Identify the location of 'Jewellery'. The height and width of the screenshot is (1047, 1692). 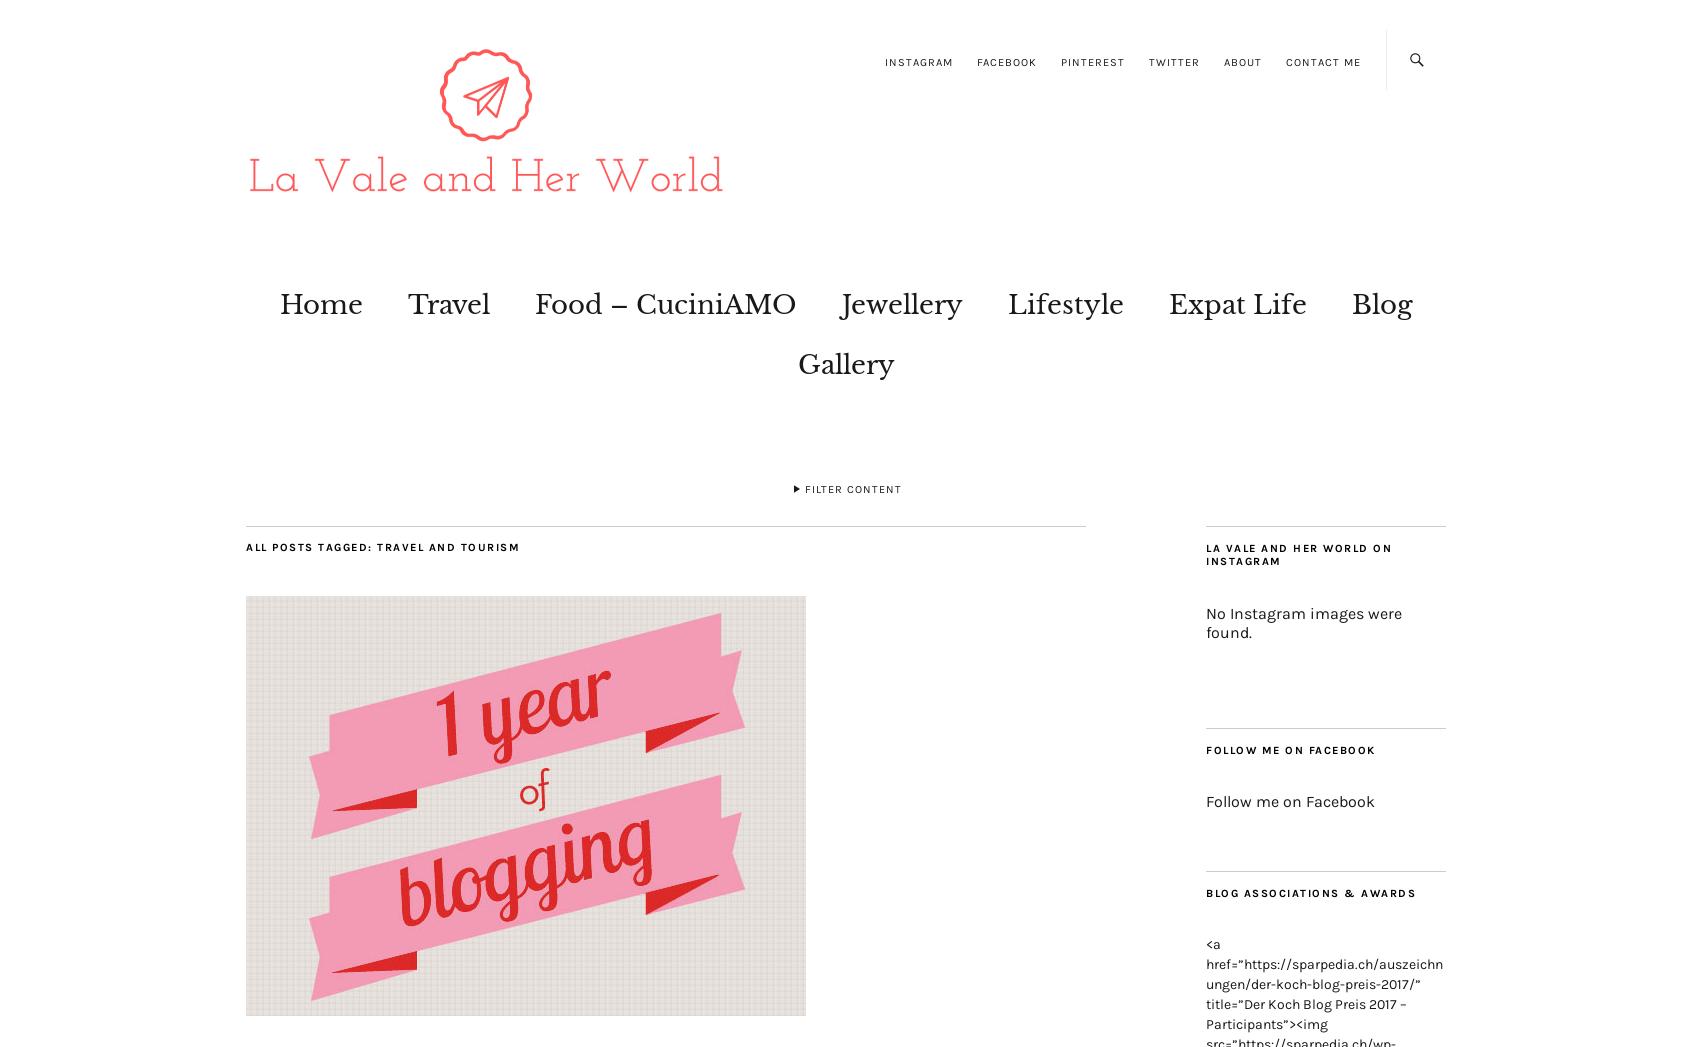
(900, 303).